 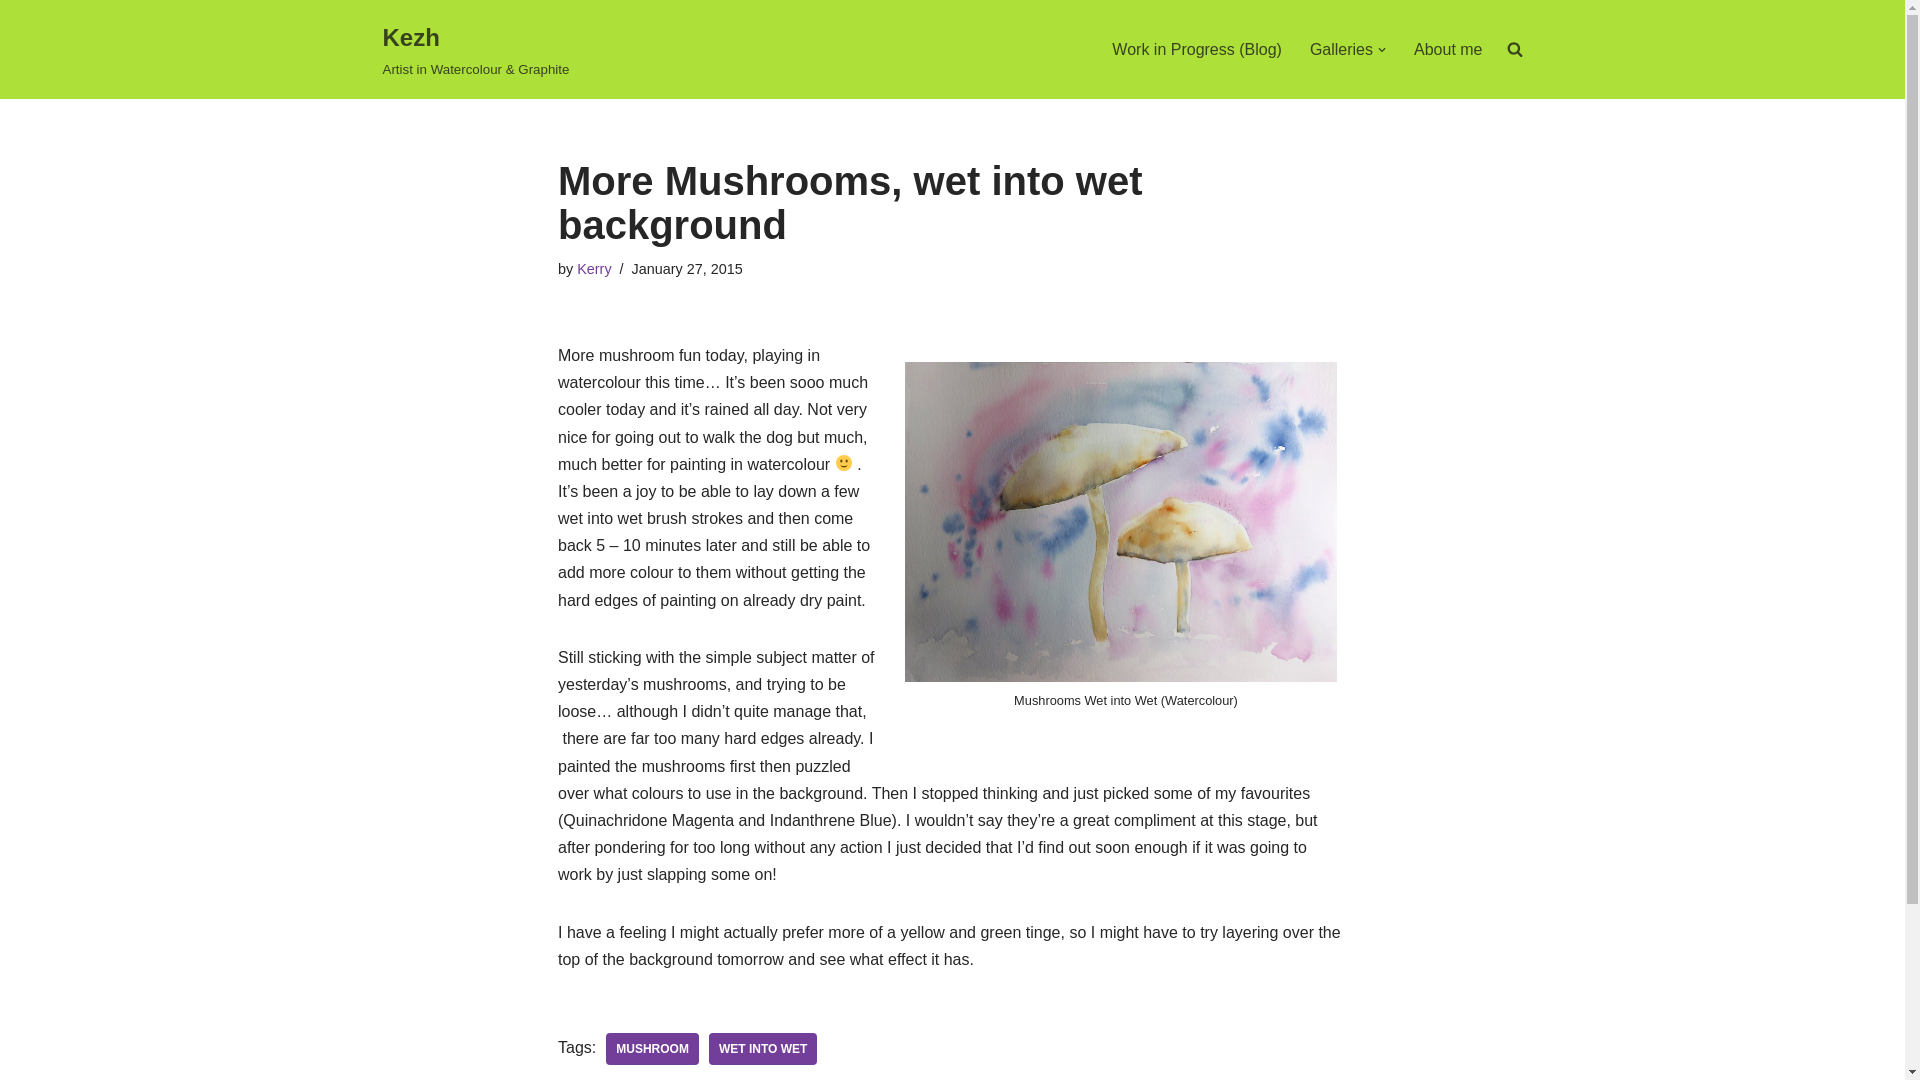 I want to click on 'Skip to content', so click(x=14, y=42).